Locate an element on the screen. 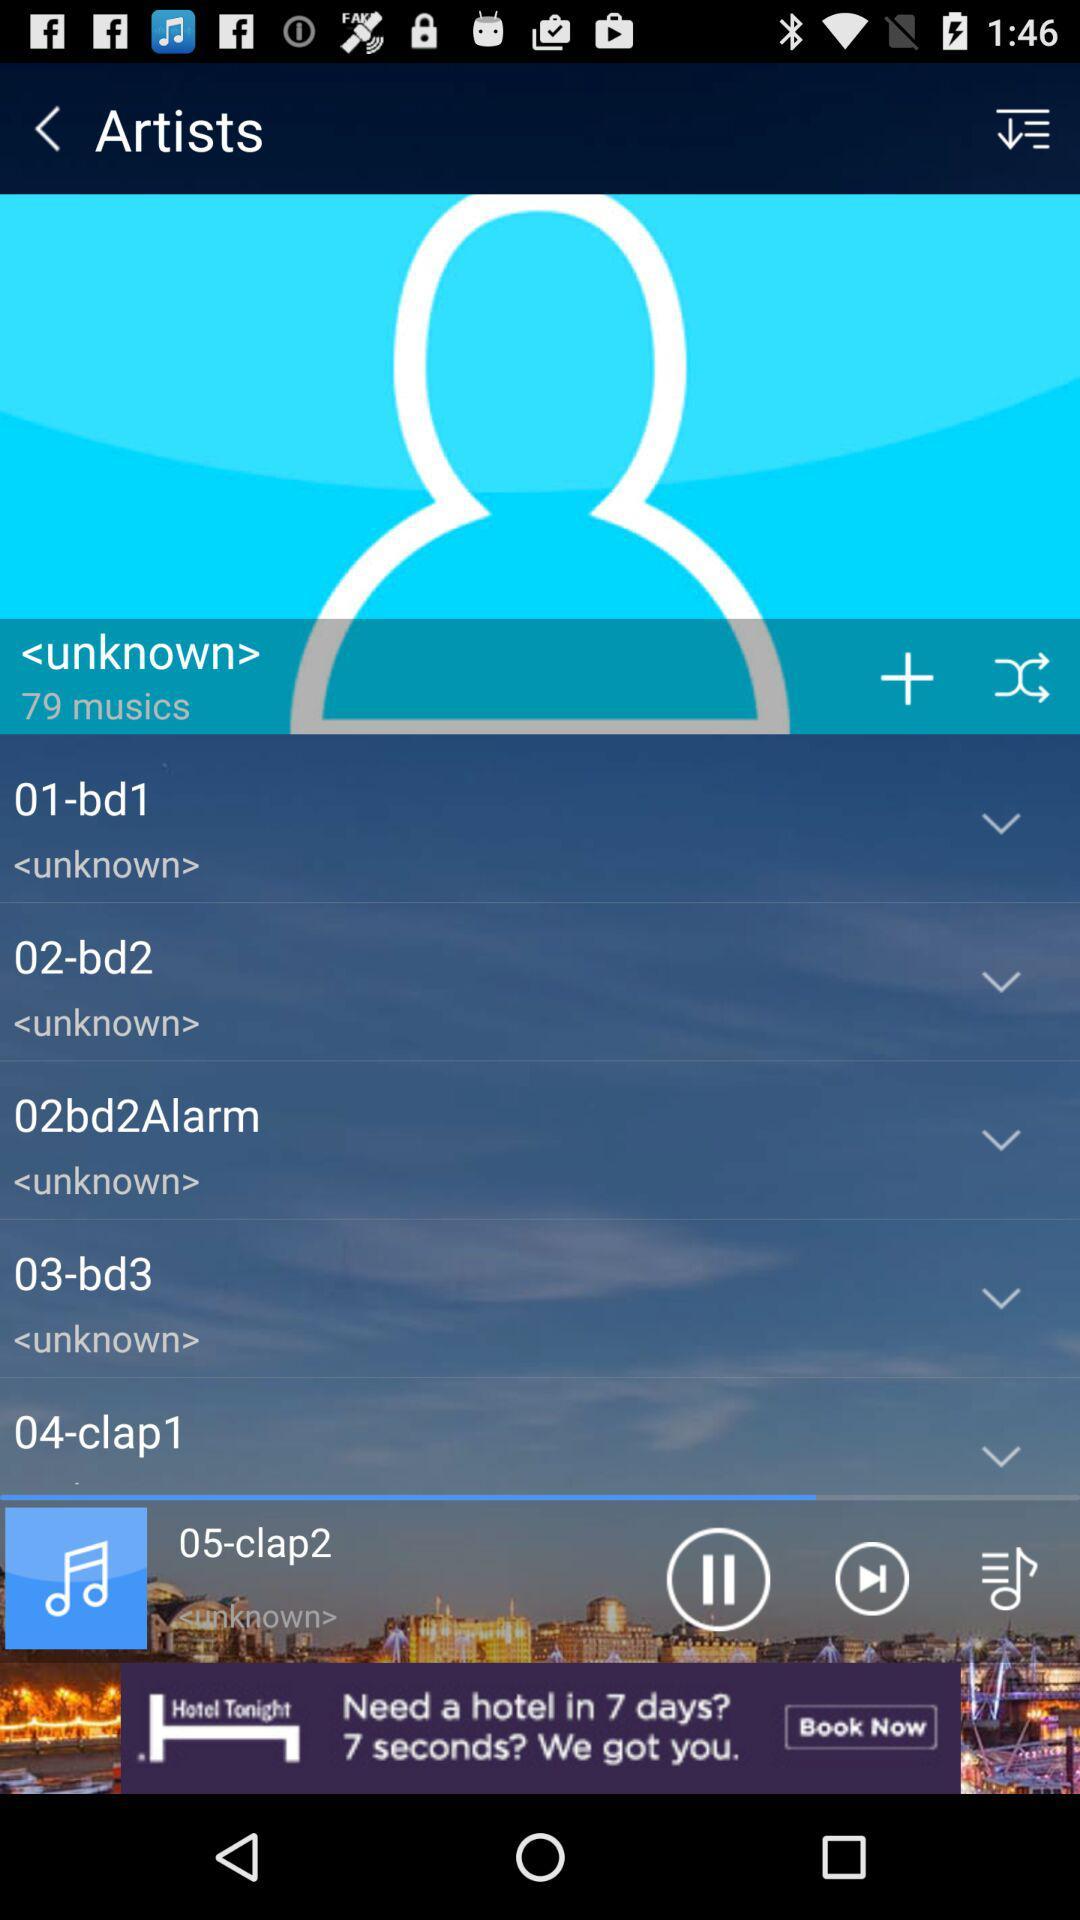 The height and width of the screenshot is (1920, 1080). the icon above the <unknown> item is located at coordinates (467, 796).